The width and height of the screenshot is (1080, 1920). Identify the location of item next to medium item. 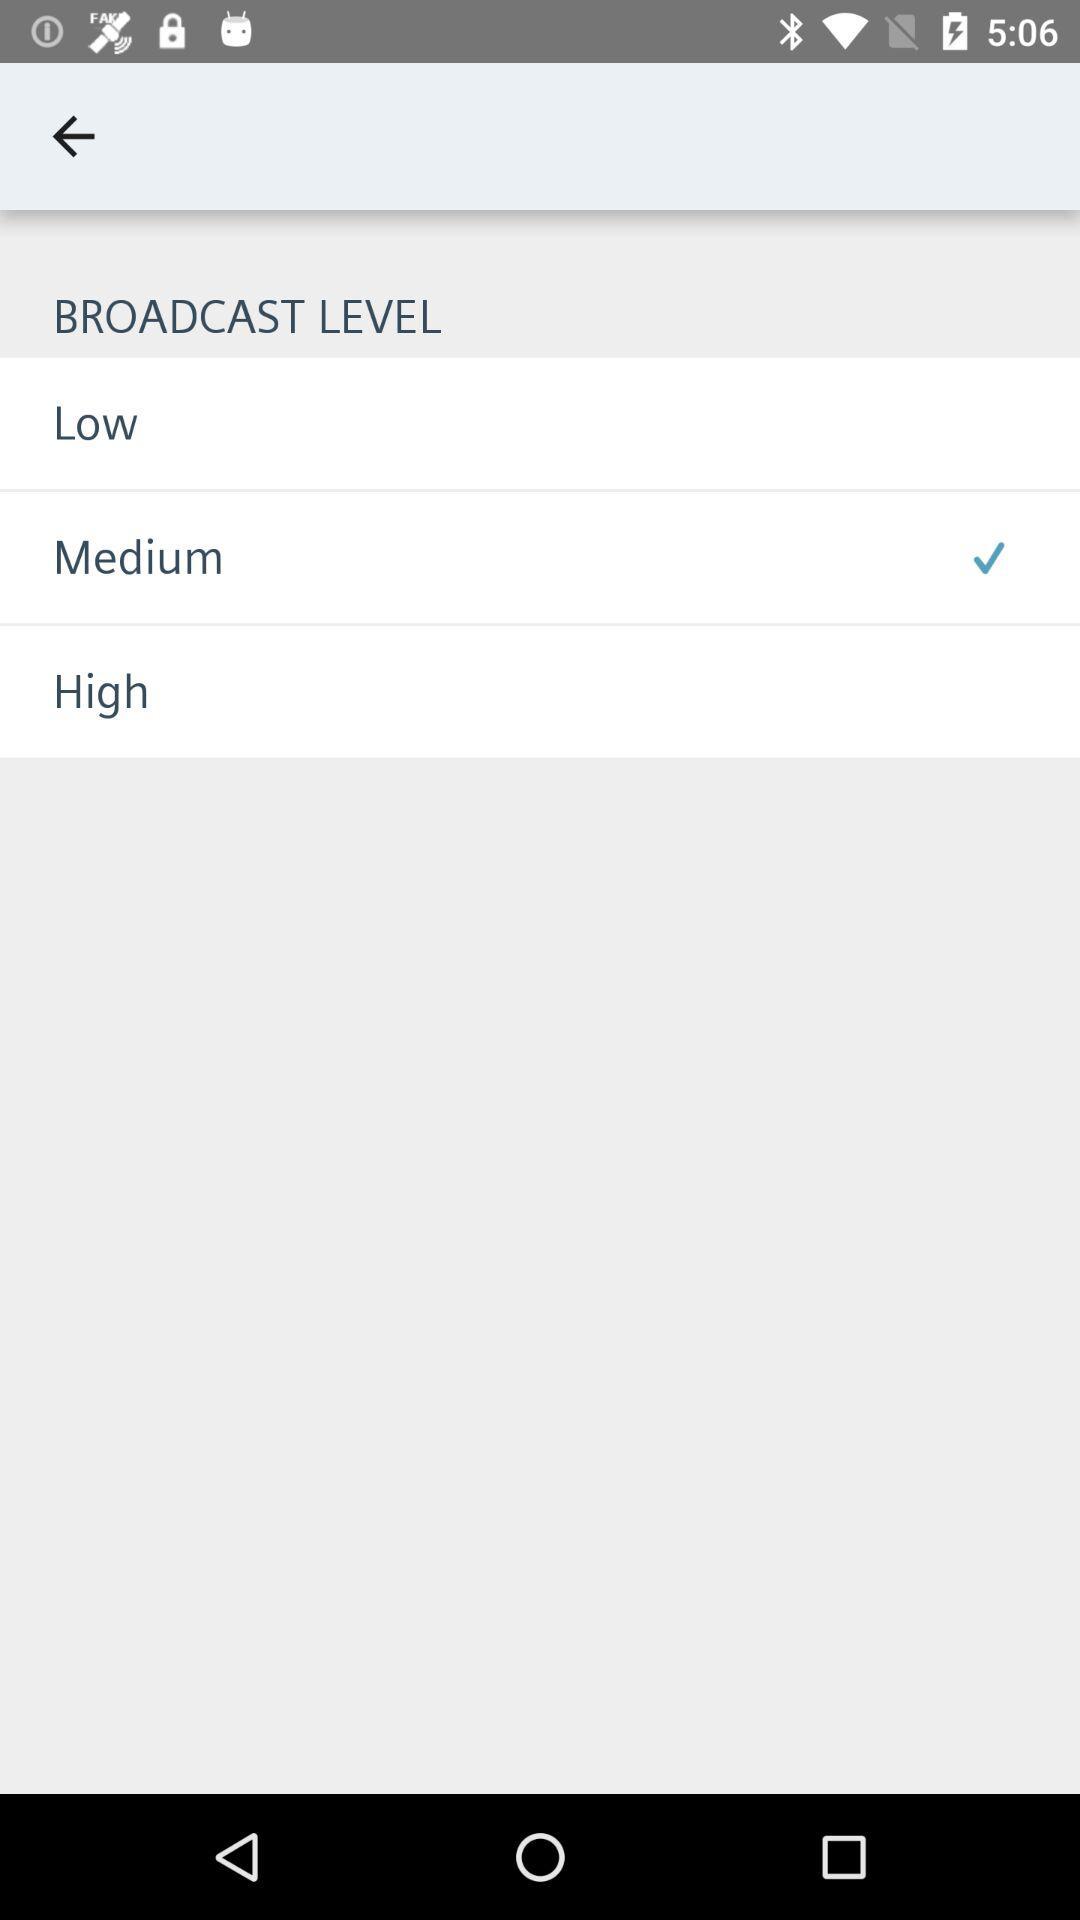
(987, 557).